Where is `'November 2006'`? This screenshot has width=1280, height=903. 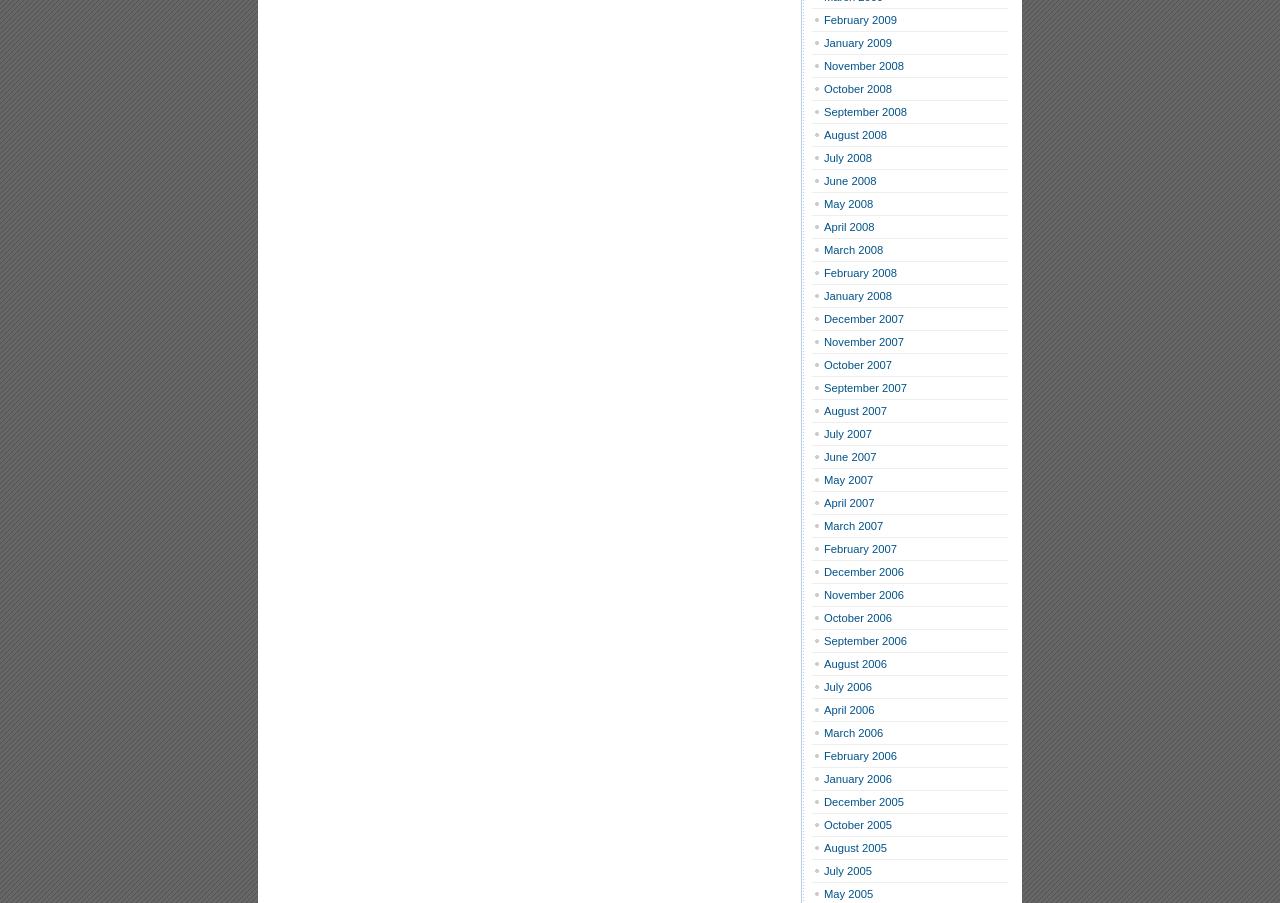
'November 2006' is located at coordinates (863, 594).